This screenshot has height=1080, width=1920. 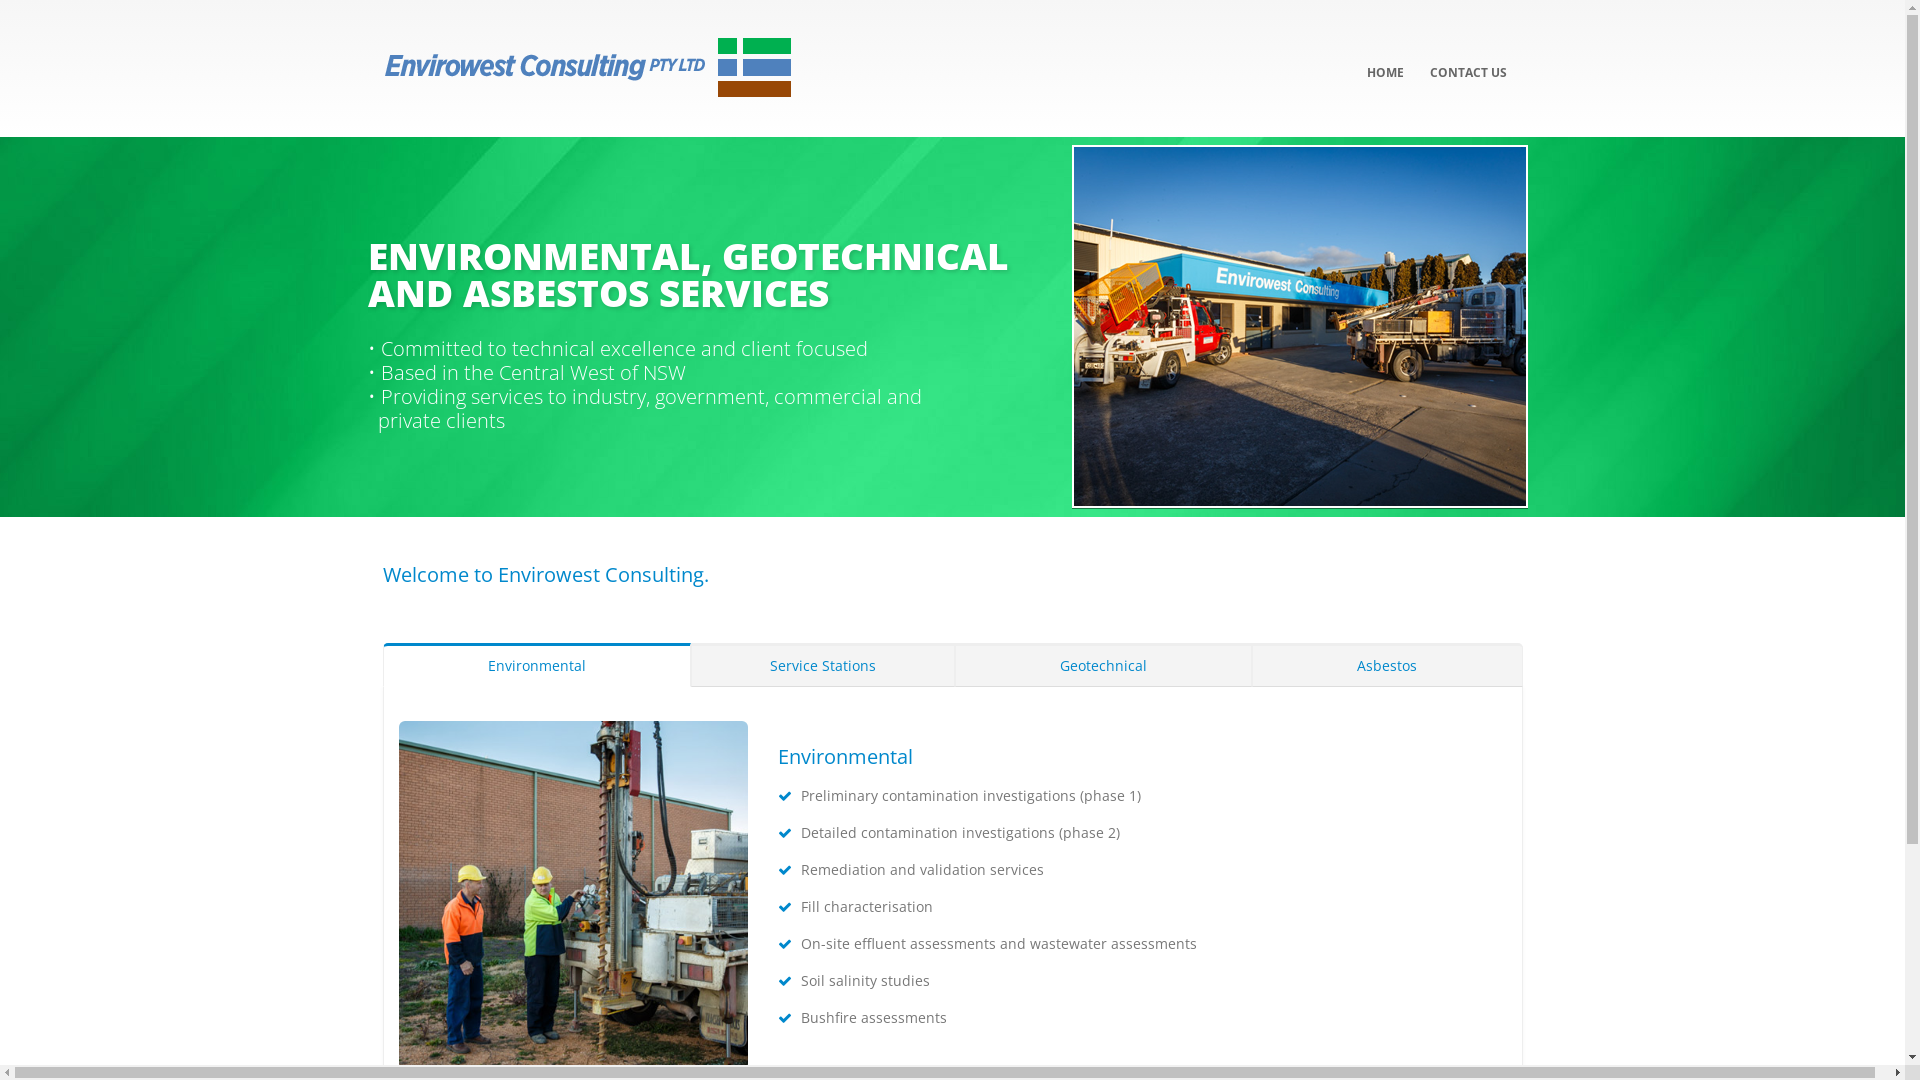 What do you see at coordinates (1415, 56) in the screenshot?
I see `'CONTACT US'` at bounding box center [1415, 56].